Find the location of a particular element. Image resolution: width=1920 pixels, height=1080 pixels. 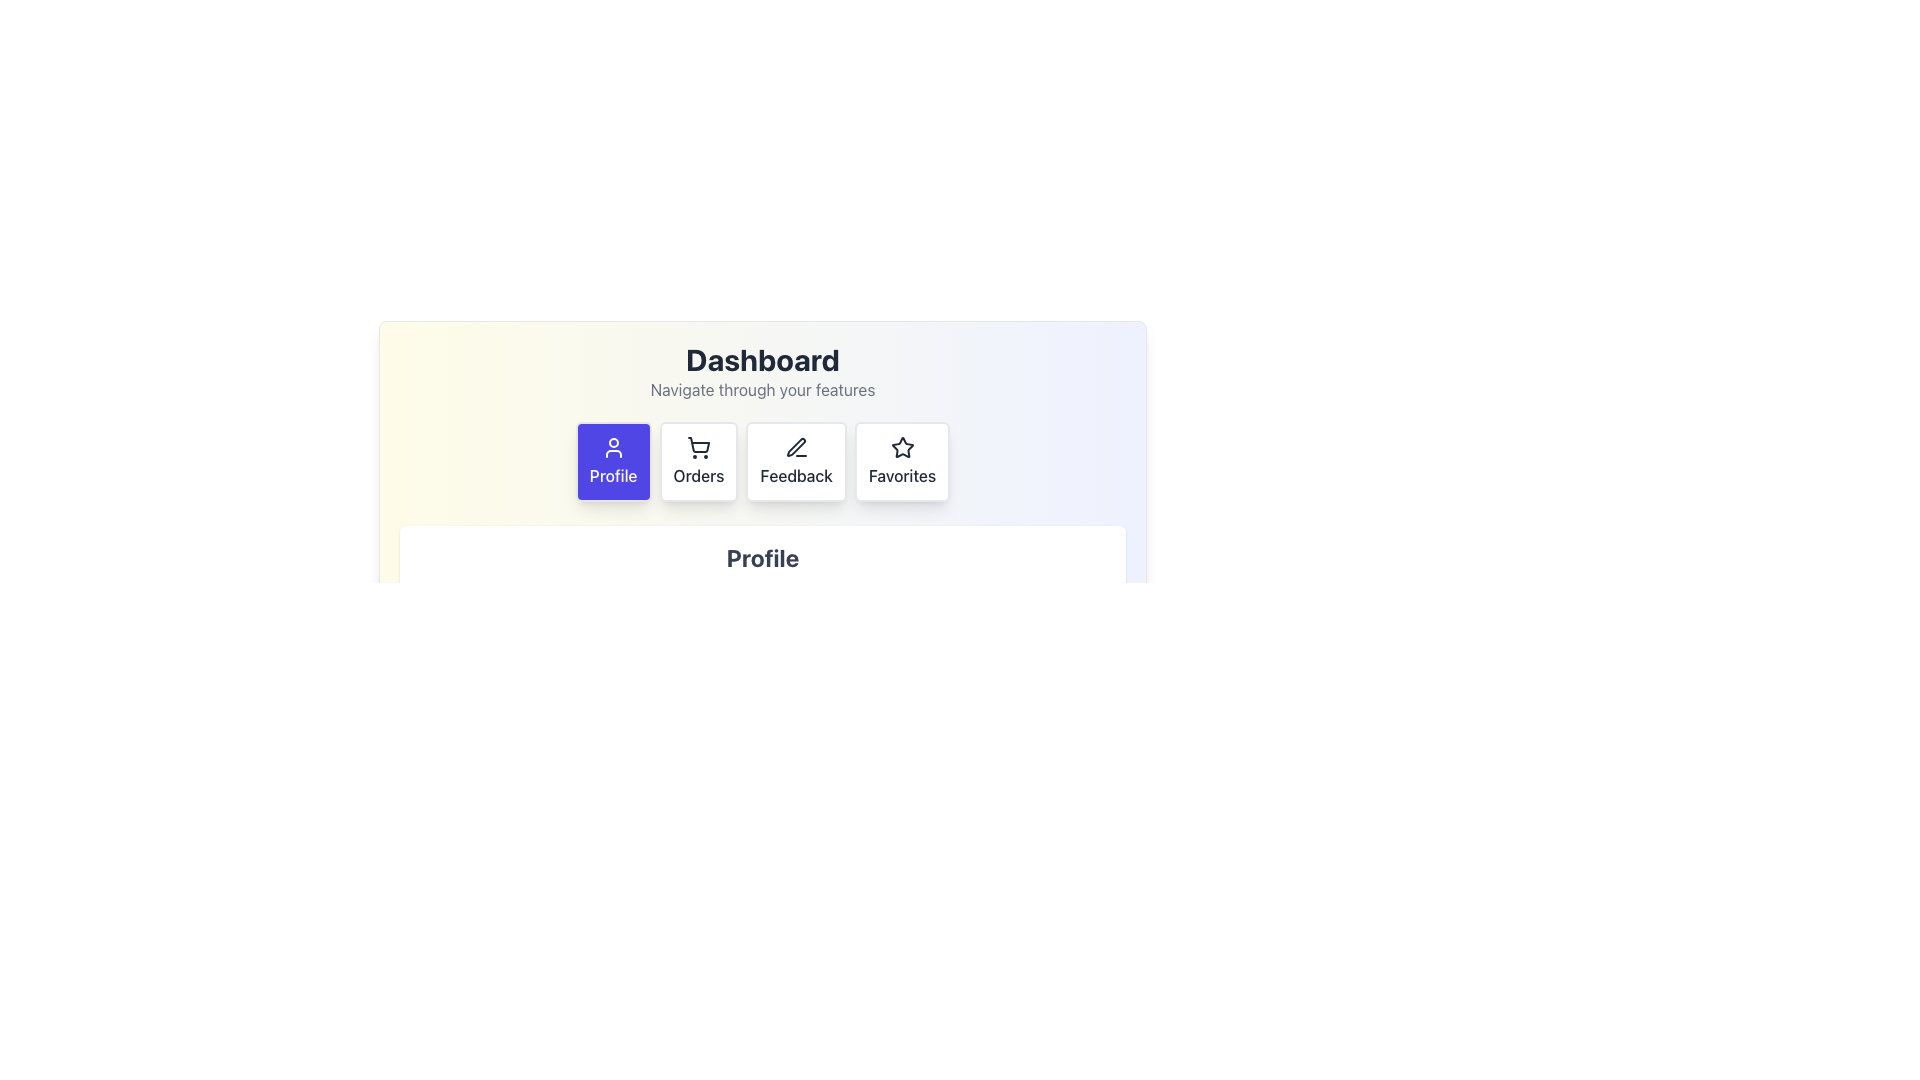

the 'Profile' button, which is the first button from the left in a group of four buttons located is located at coordinates (612, 462).